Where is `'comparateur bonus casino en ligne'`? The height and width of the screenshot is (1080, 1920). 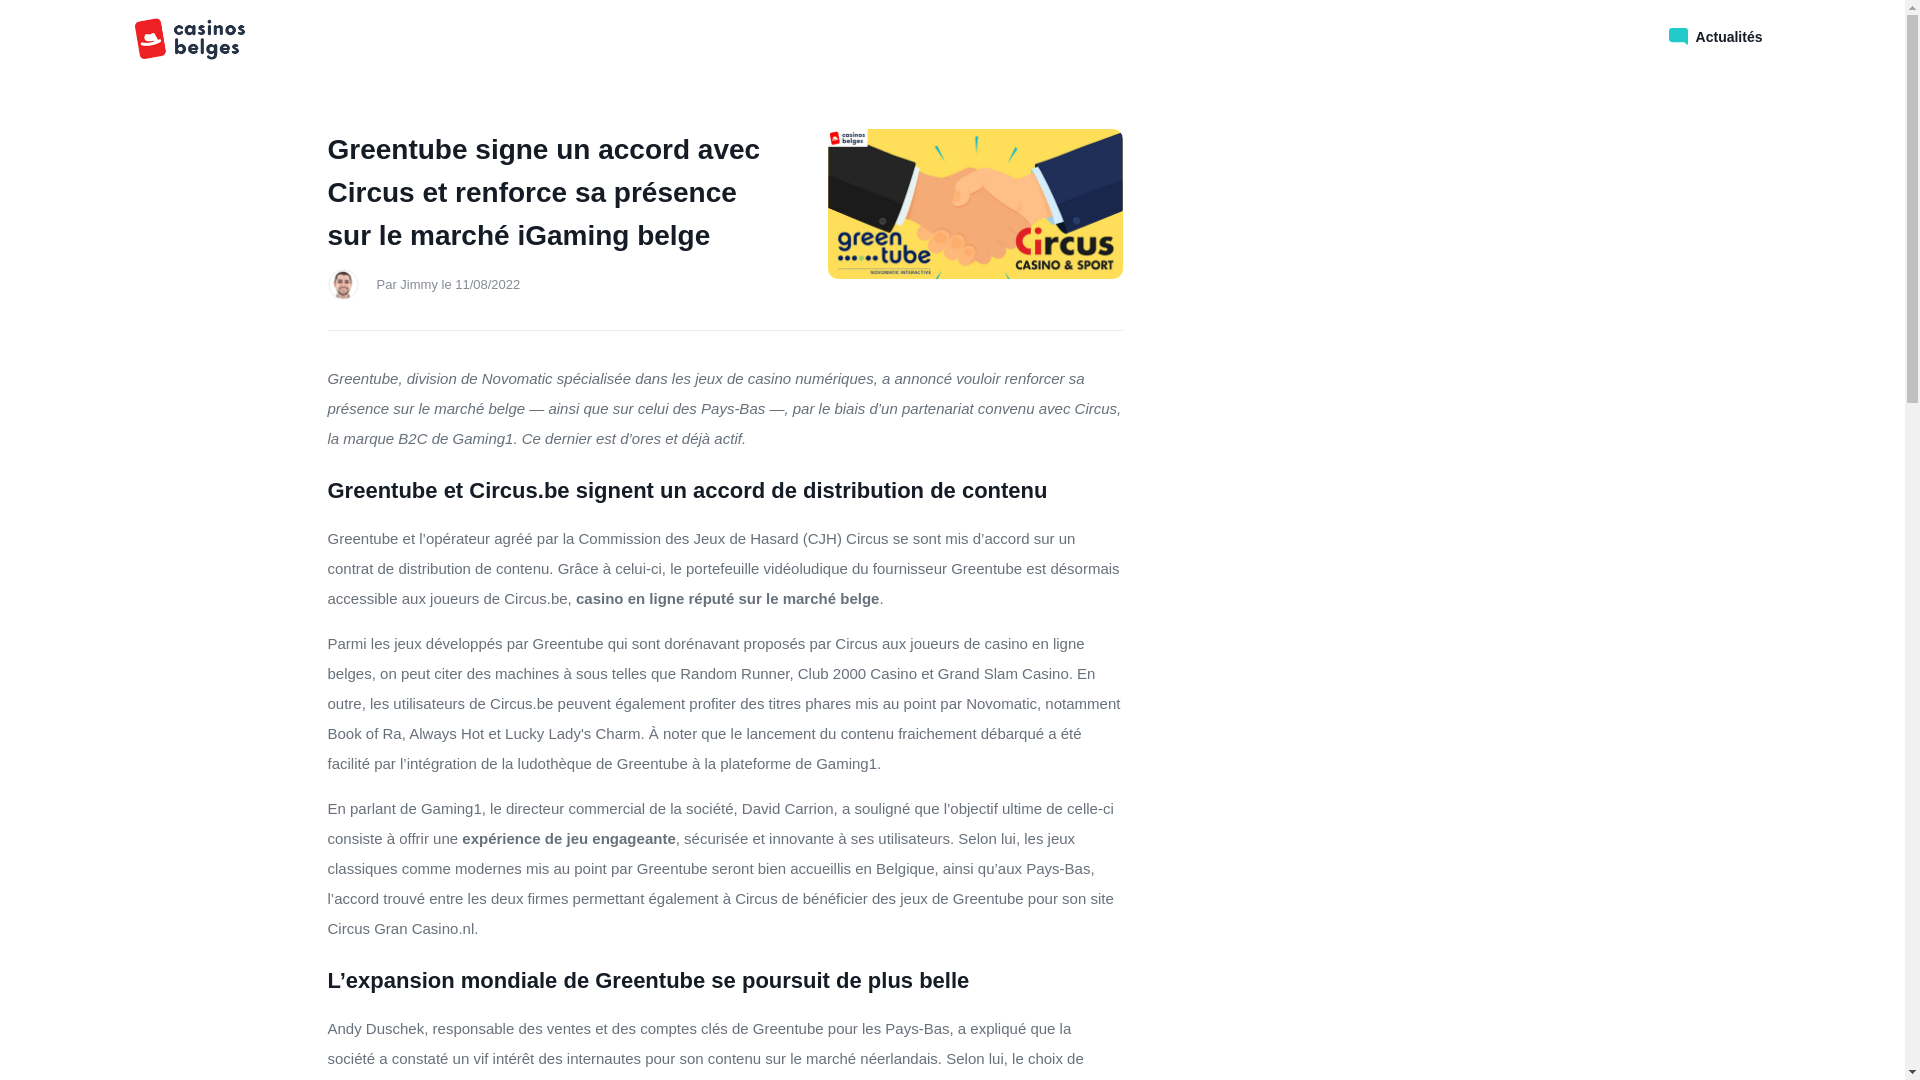
'comparateur bonus casino en ligne' is located at coordinates (206, 38).